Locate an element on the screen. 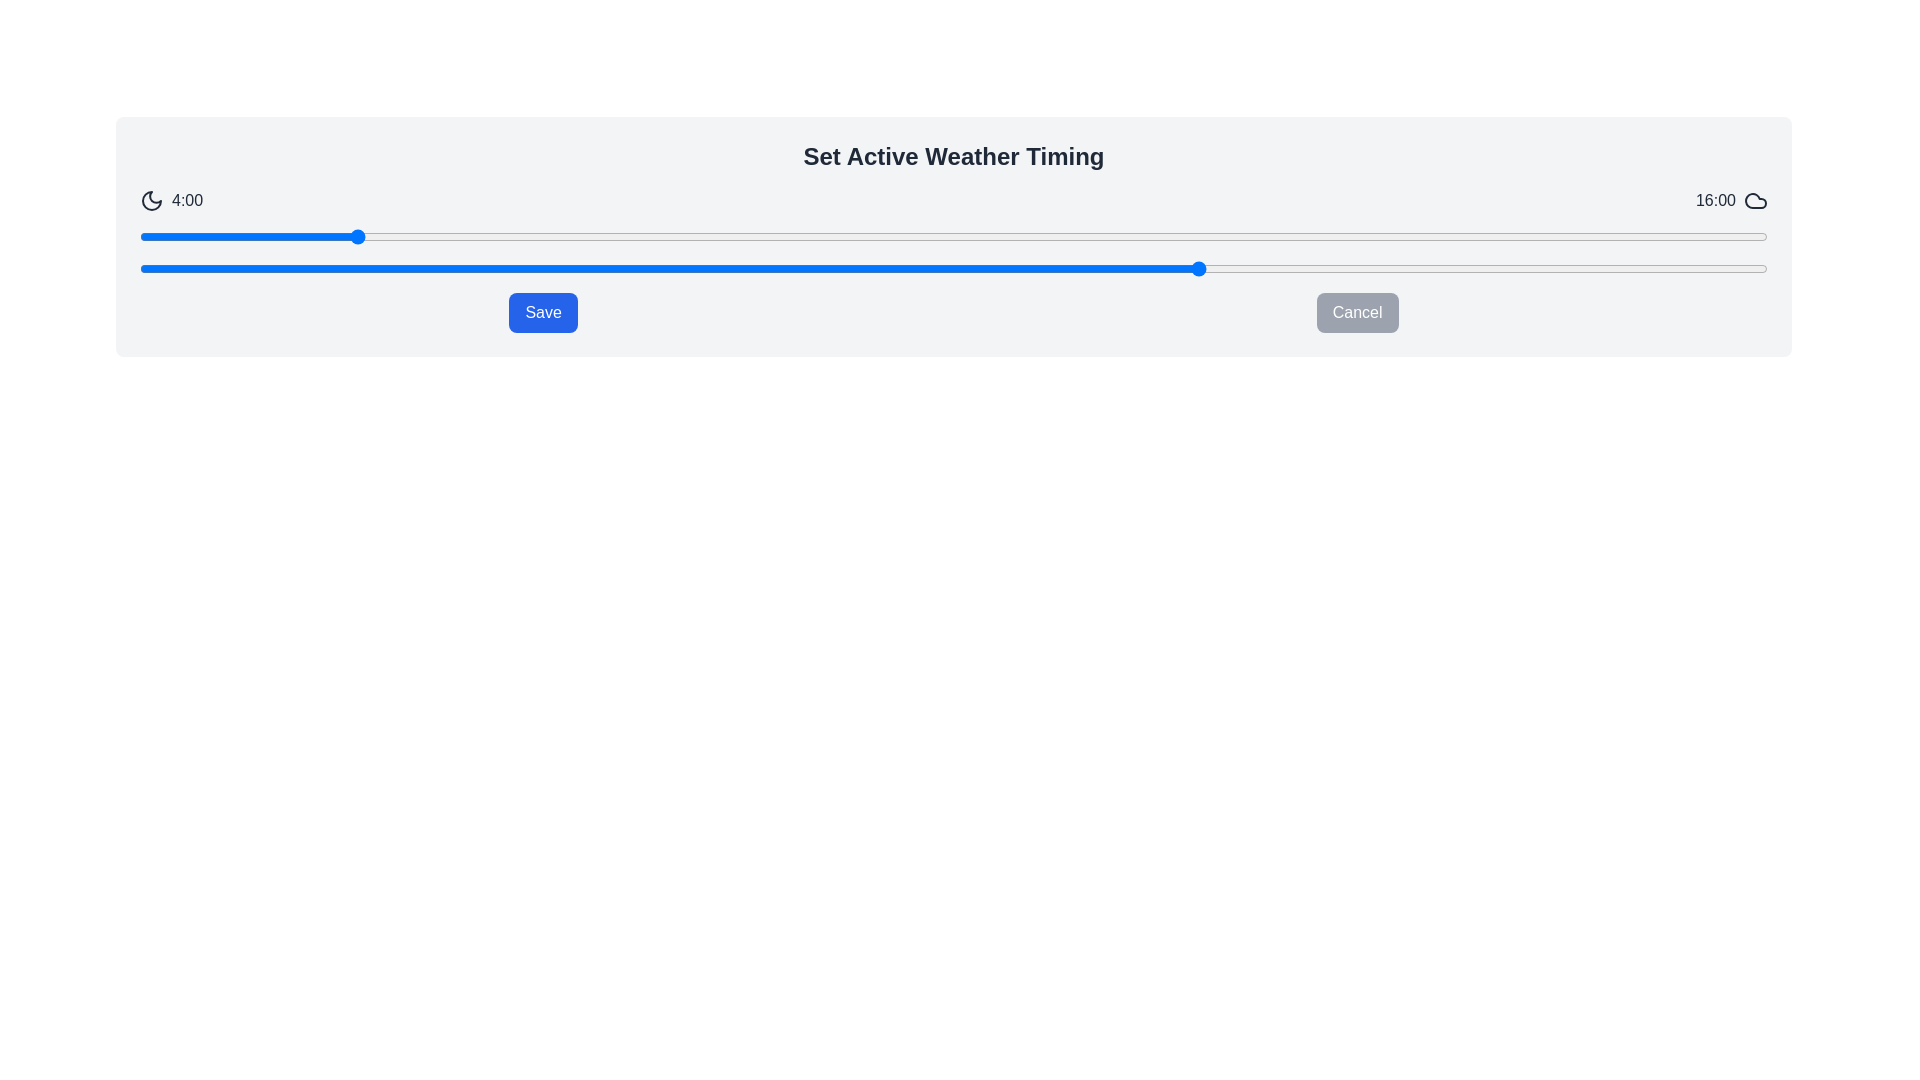  the SVG graphic icon representing cloudy weather status located in the upper-right section of the interface next to the time display '16:00' is located at coordinates (1755, 200).